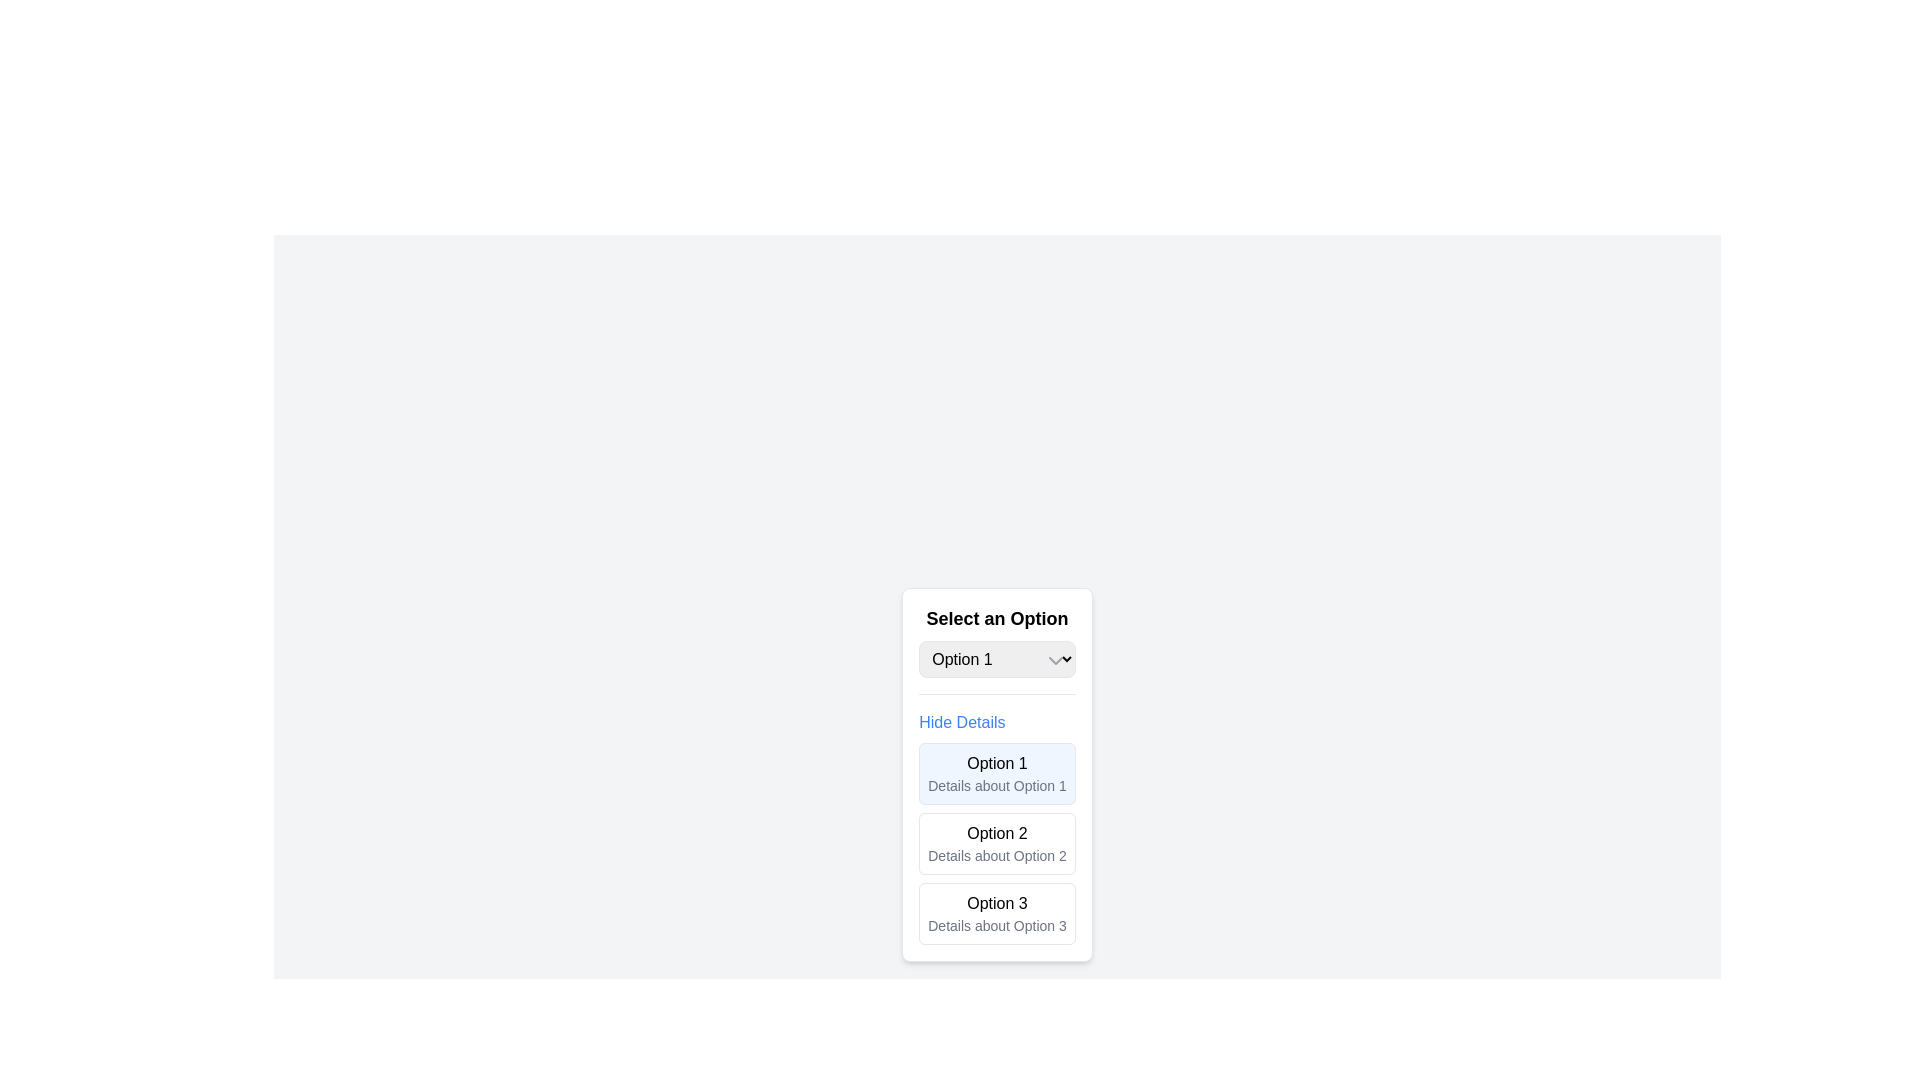 Image resolution: width=1920 pixels, height=1080 pixels. Describe the element at coordinates (997, 617) in the screenshot. I see `bold text label 'Select an Option' located at the top center of the card layout, above the dropdown menu labeled 'Option 1'` at that location.